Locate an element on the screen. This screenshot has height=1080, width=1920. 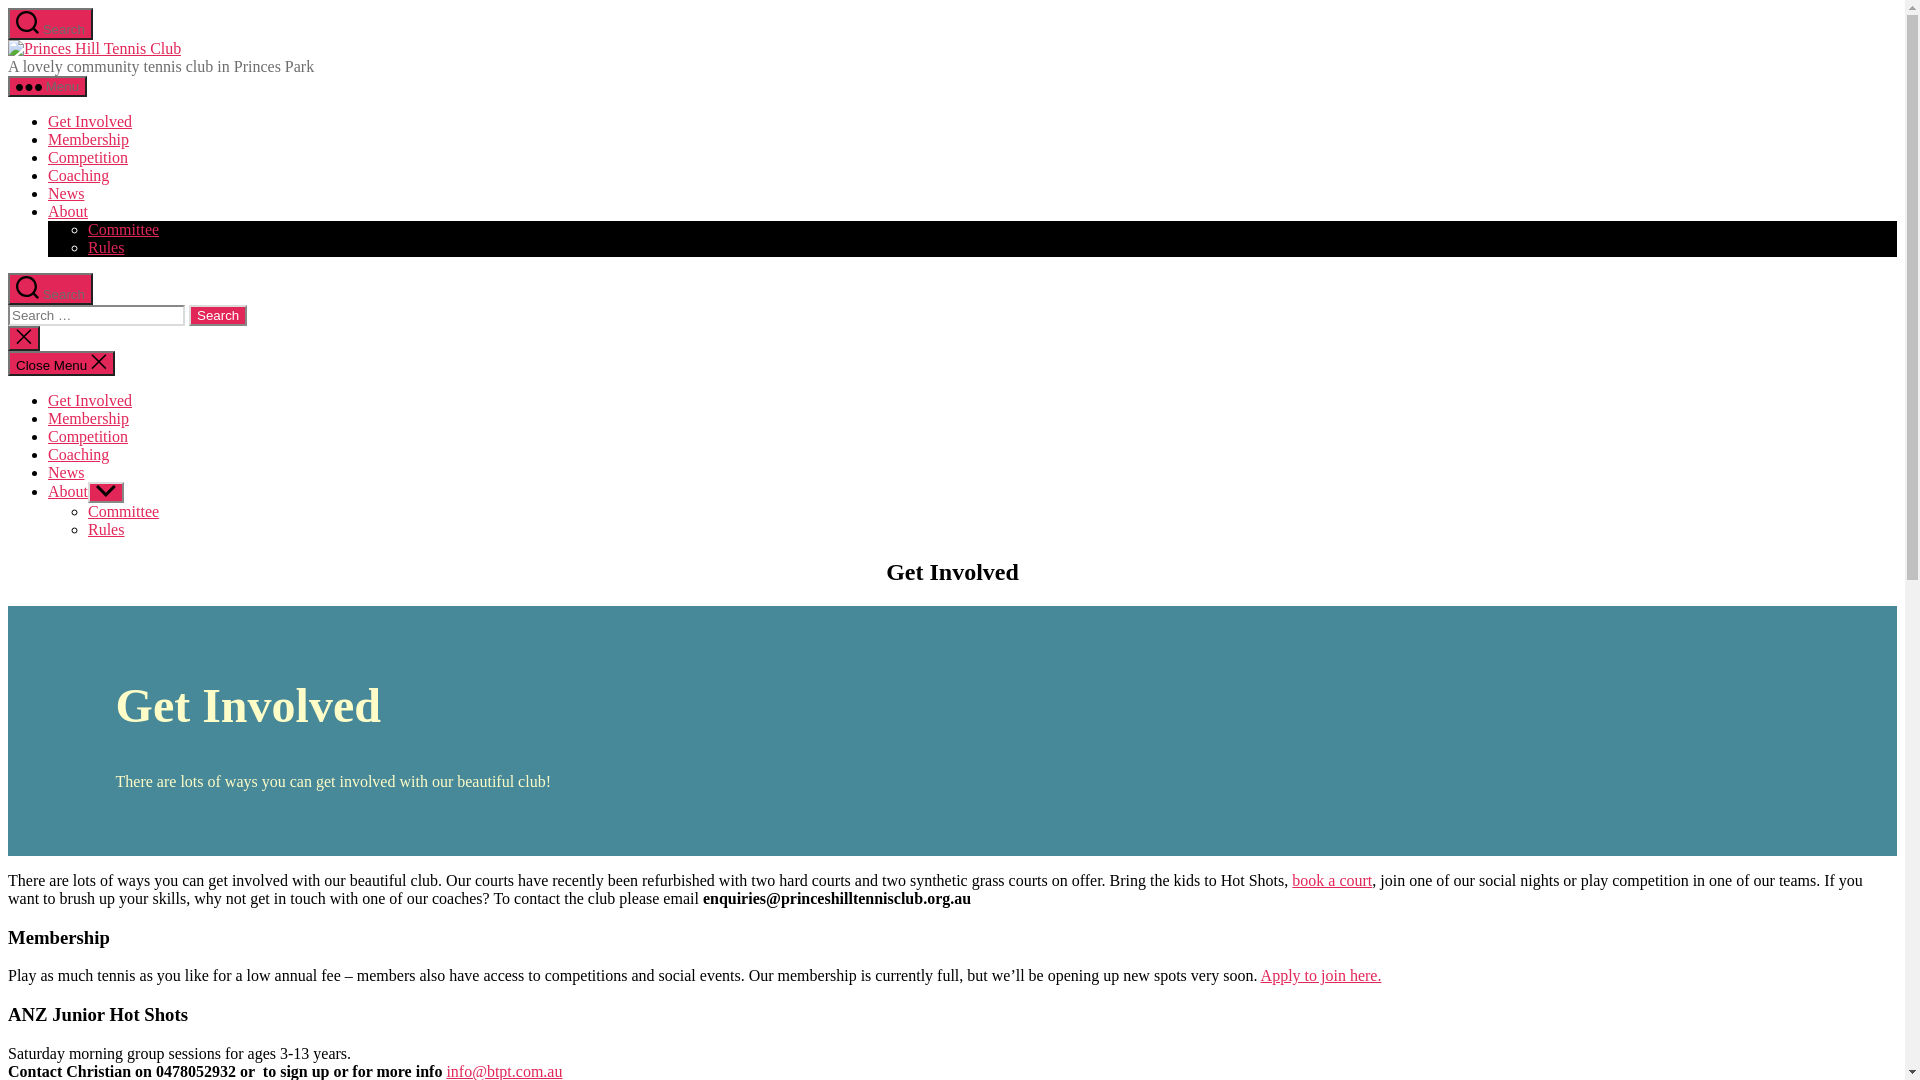
'Rules' is located at coordinates (104, 246).